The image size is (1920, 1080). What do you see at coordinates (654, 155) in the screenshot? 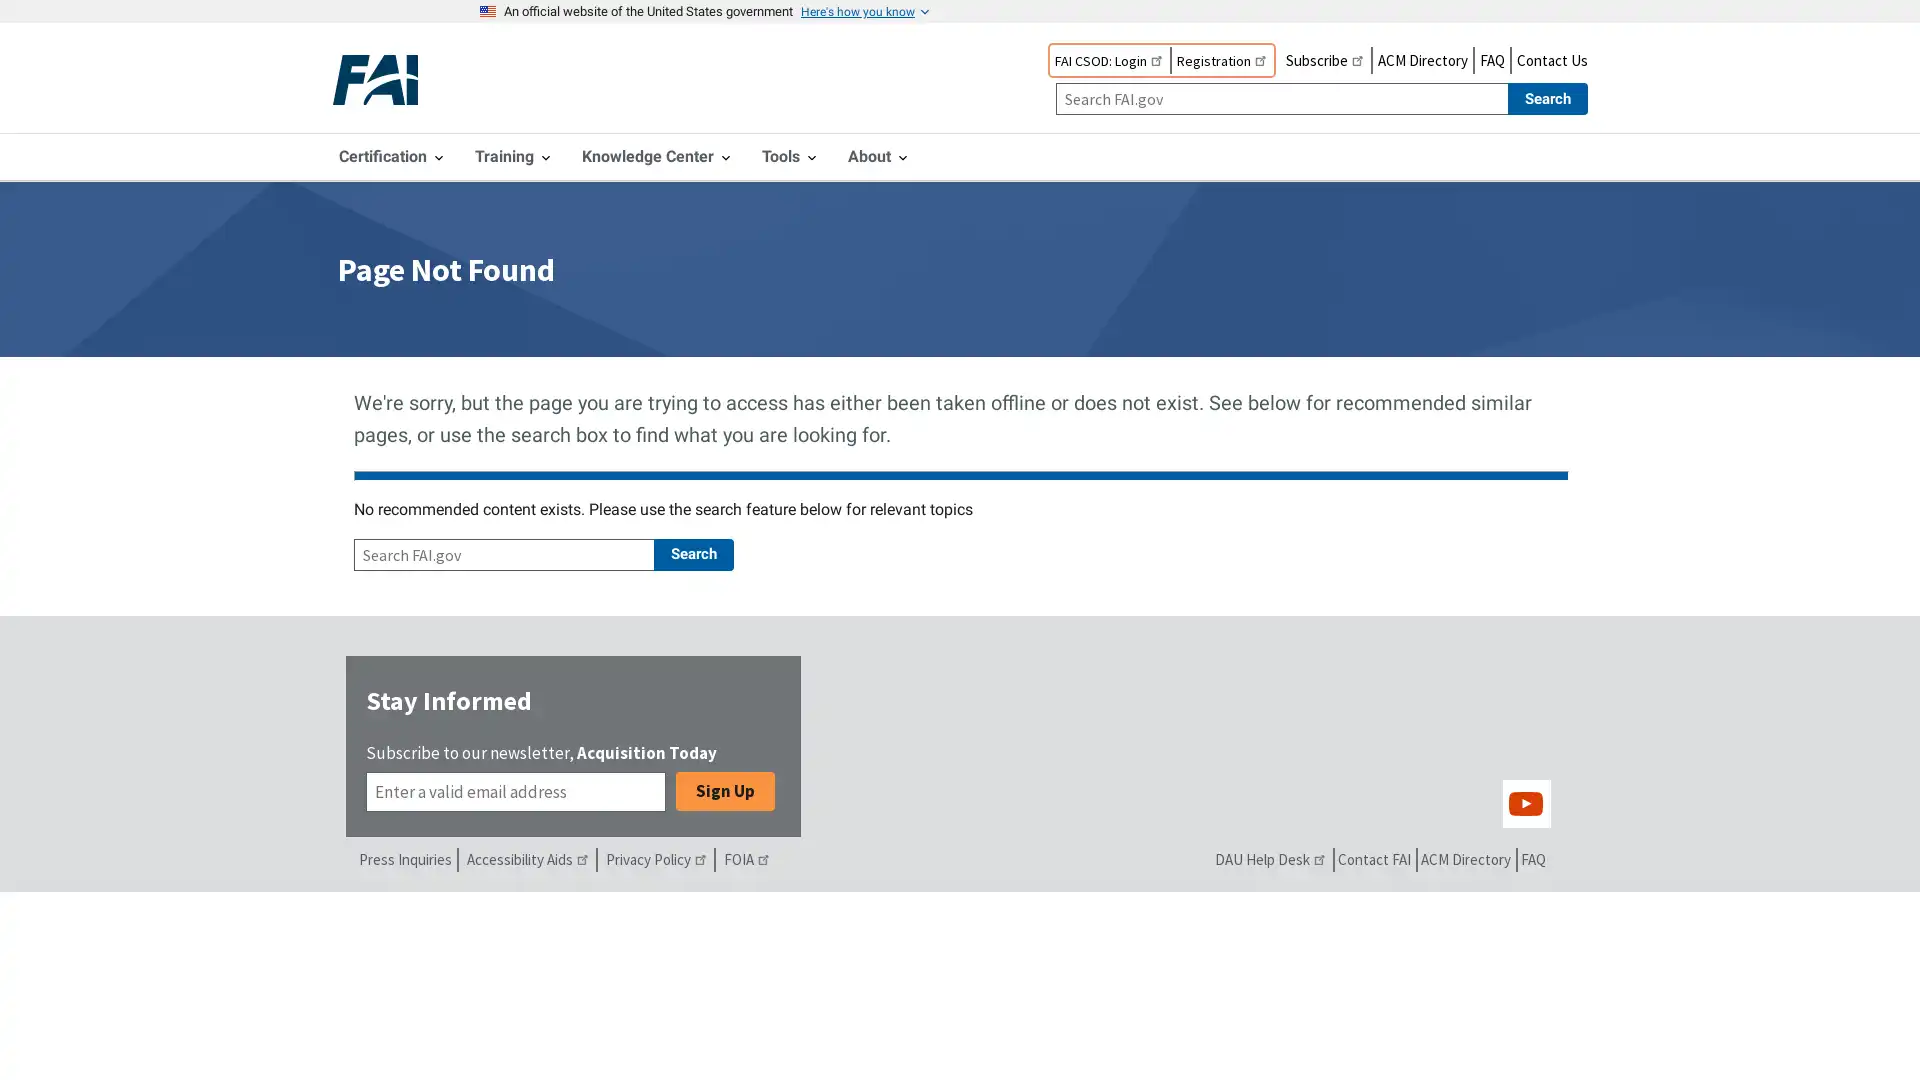
I see `Knowledge Center` at bounding box center [654, 155].